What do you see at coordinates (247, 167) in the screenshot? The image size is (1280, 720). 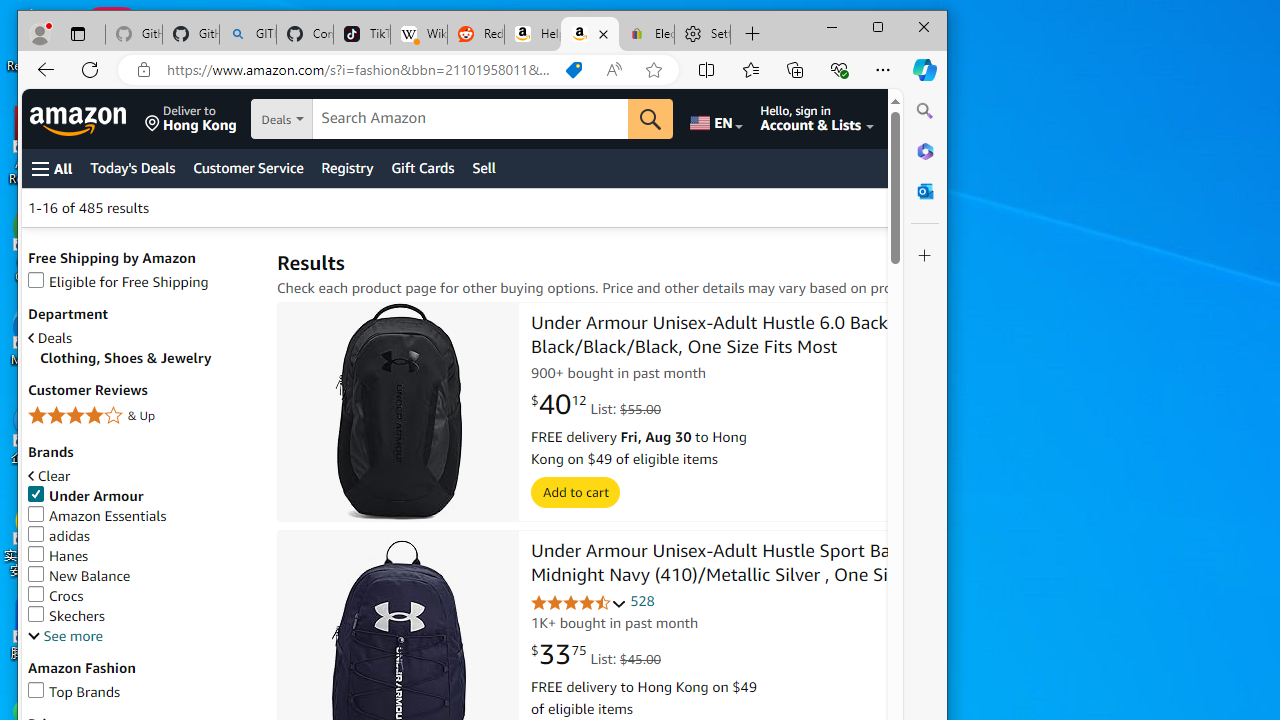 I see `'Customer Service'` at bounding box center [247, 167].